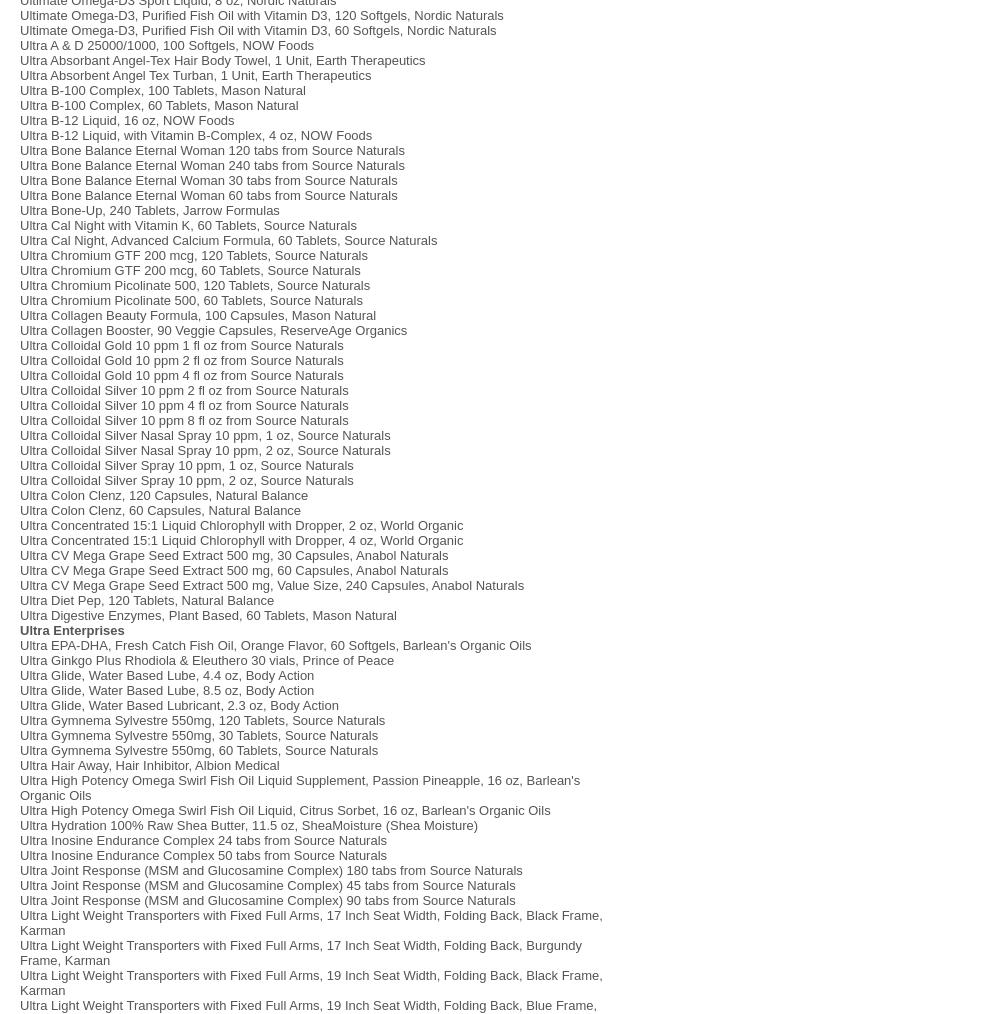  I want to click on 'Ultra Colloidal Silver Spray 10 ppm, 2 oz, Source Naturals', so click(186, 480).